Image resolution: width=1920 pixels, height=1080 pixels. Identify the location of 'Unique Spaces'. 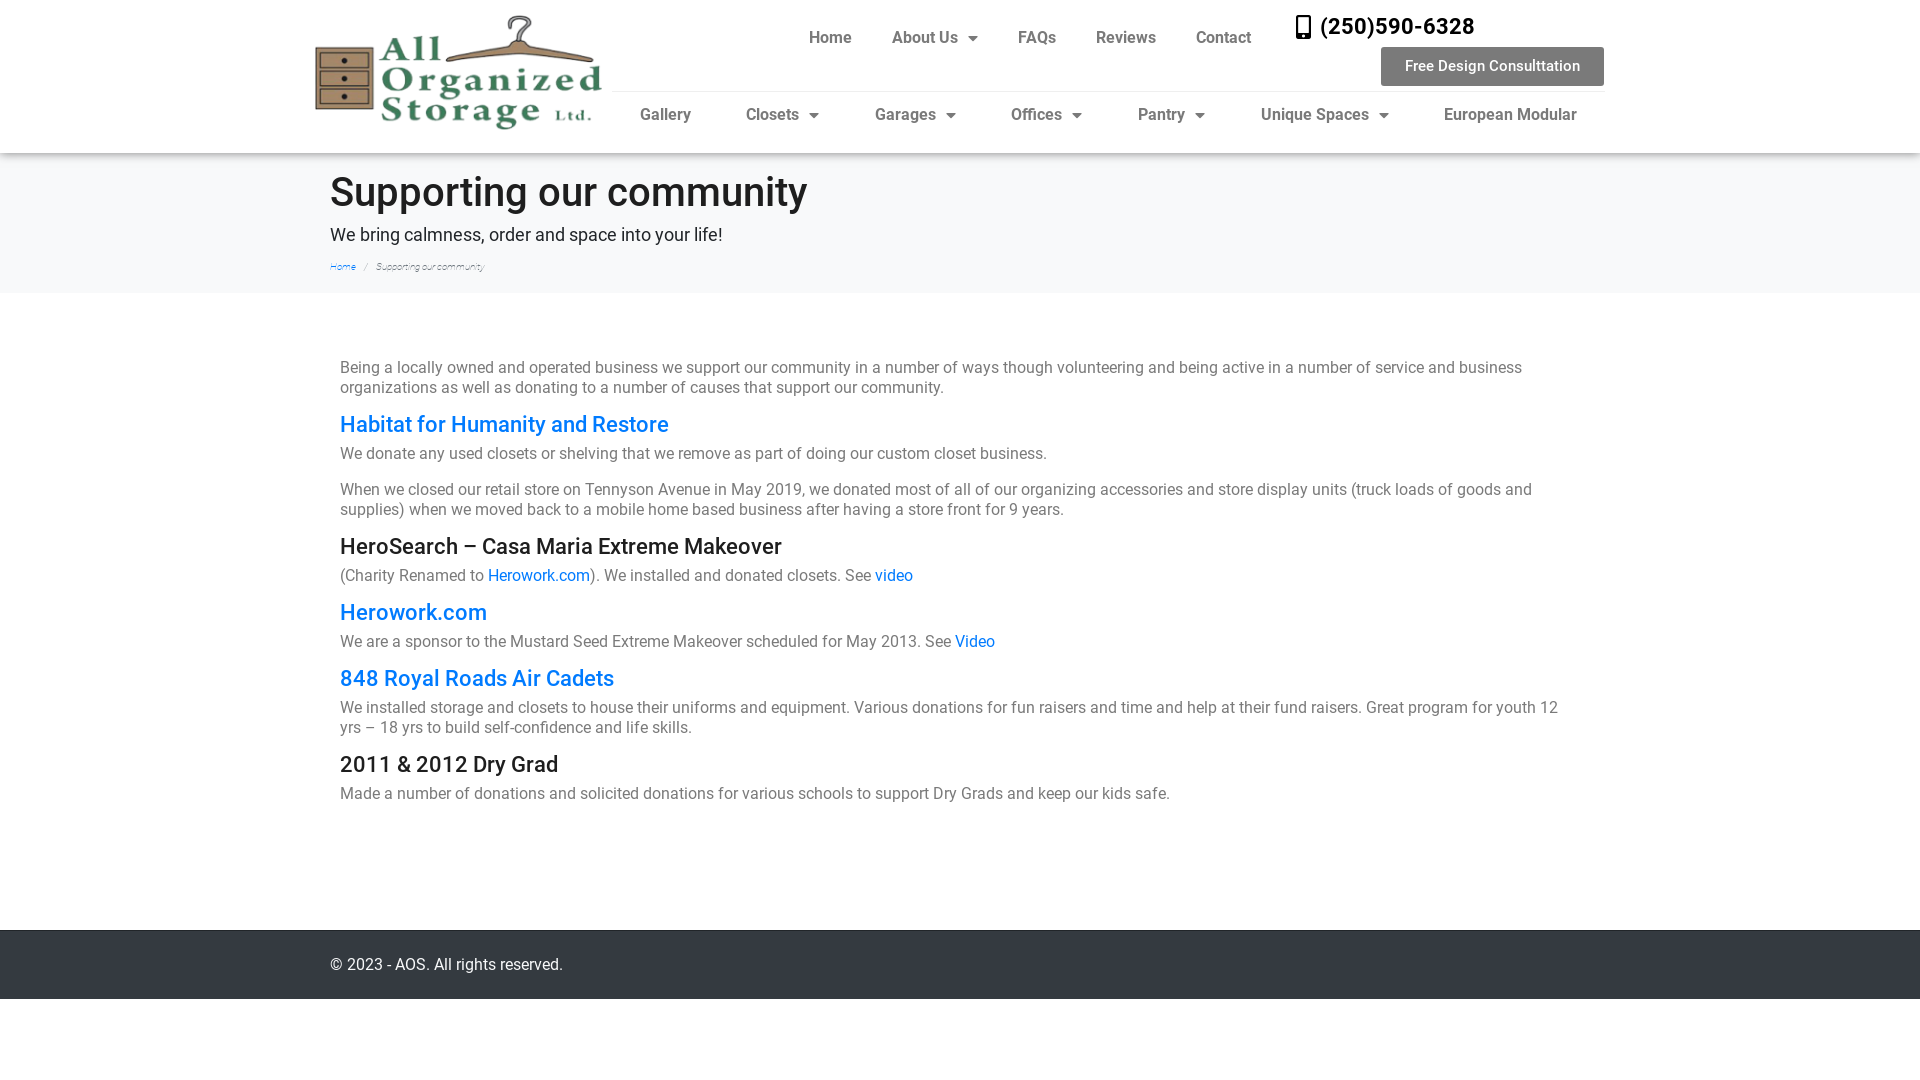
(1232, 115).